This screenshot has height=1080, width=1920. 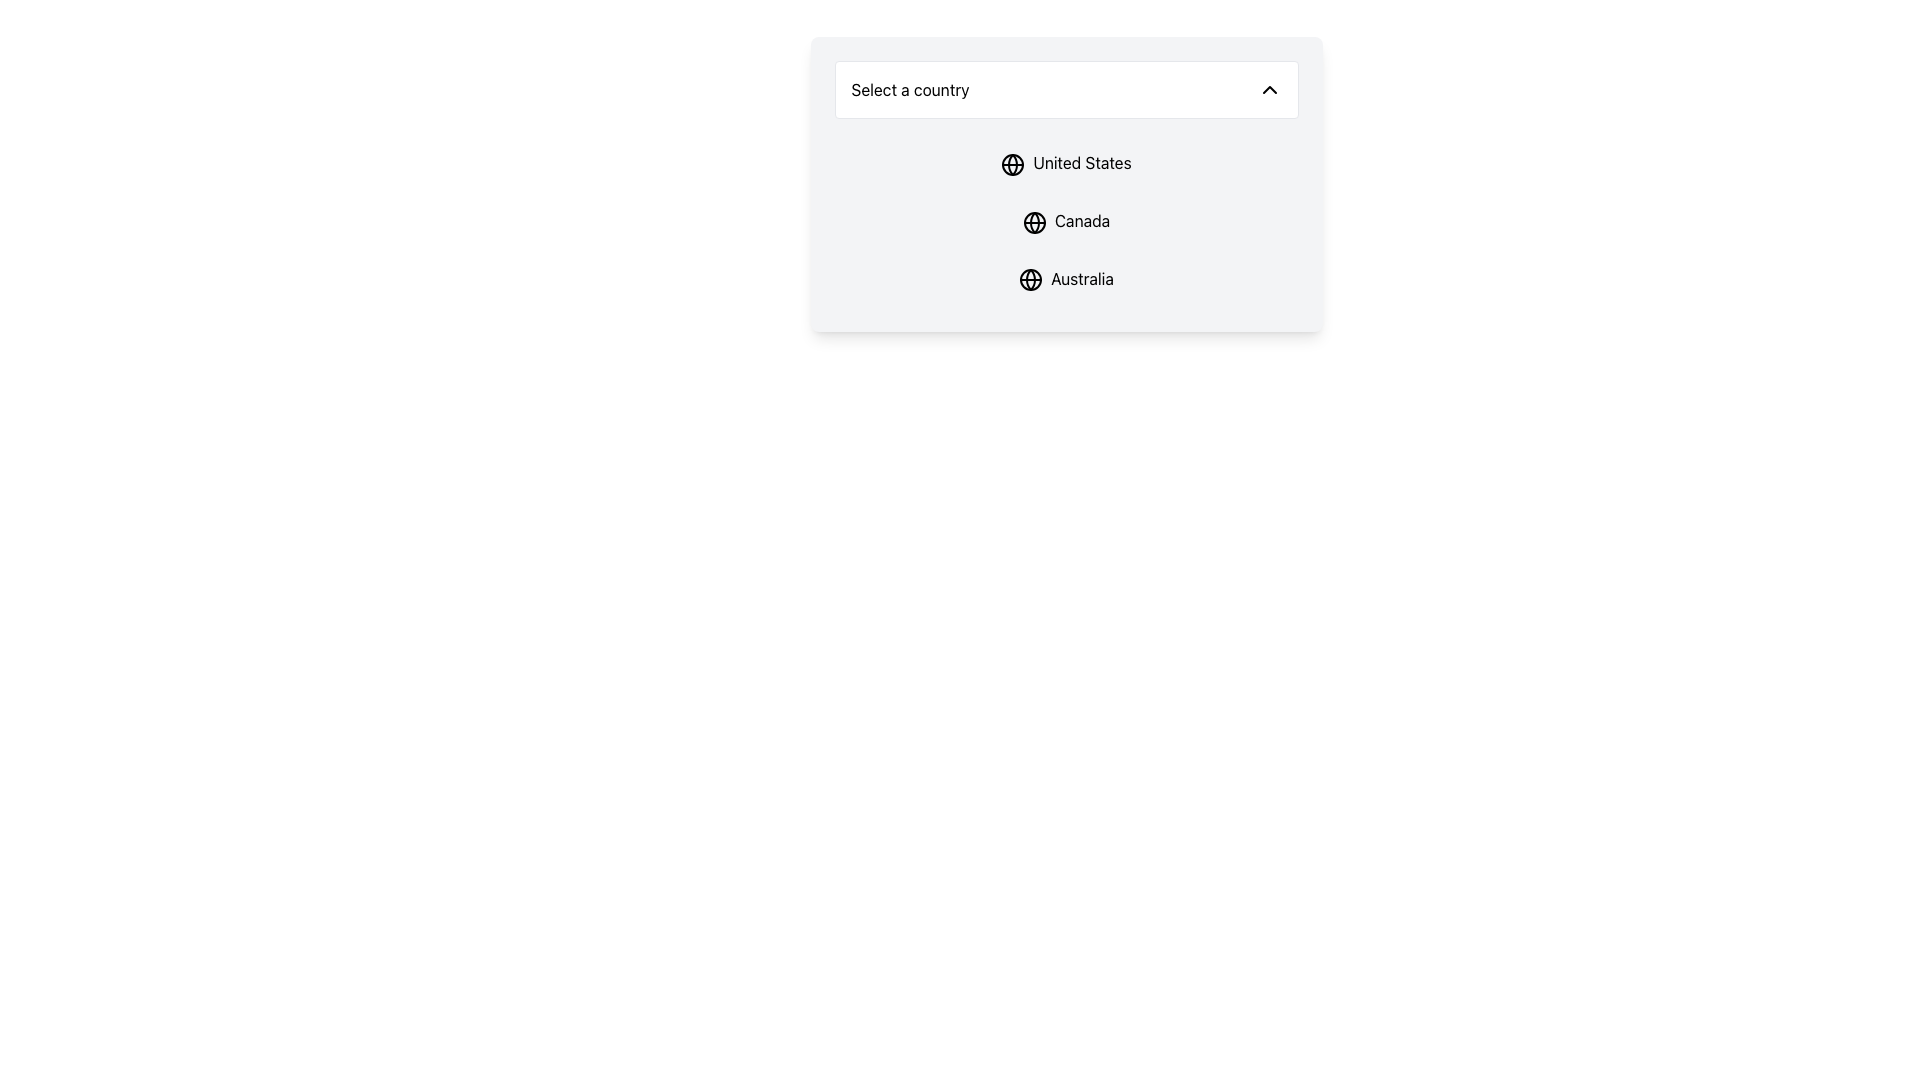 I want to click on the first circular vector graphic element in the SVG icon next to the text 'Canada' in the dropdown menu, so click(x=1034, y=222).